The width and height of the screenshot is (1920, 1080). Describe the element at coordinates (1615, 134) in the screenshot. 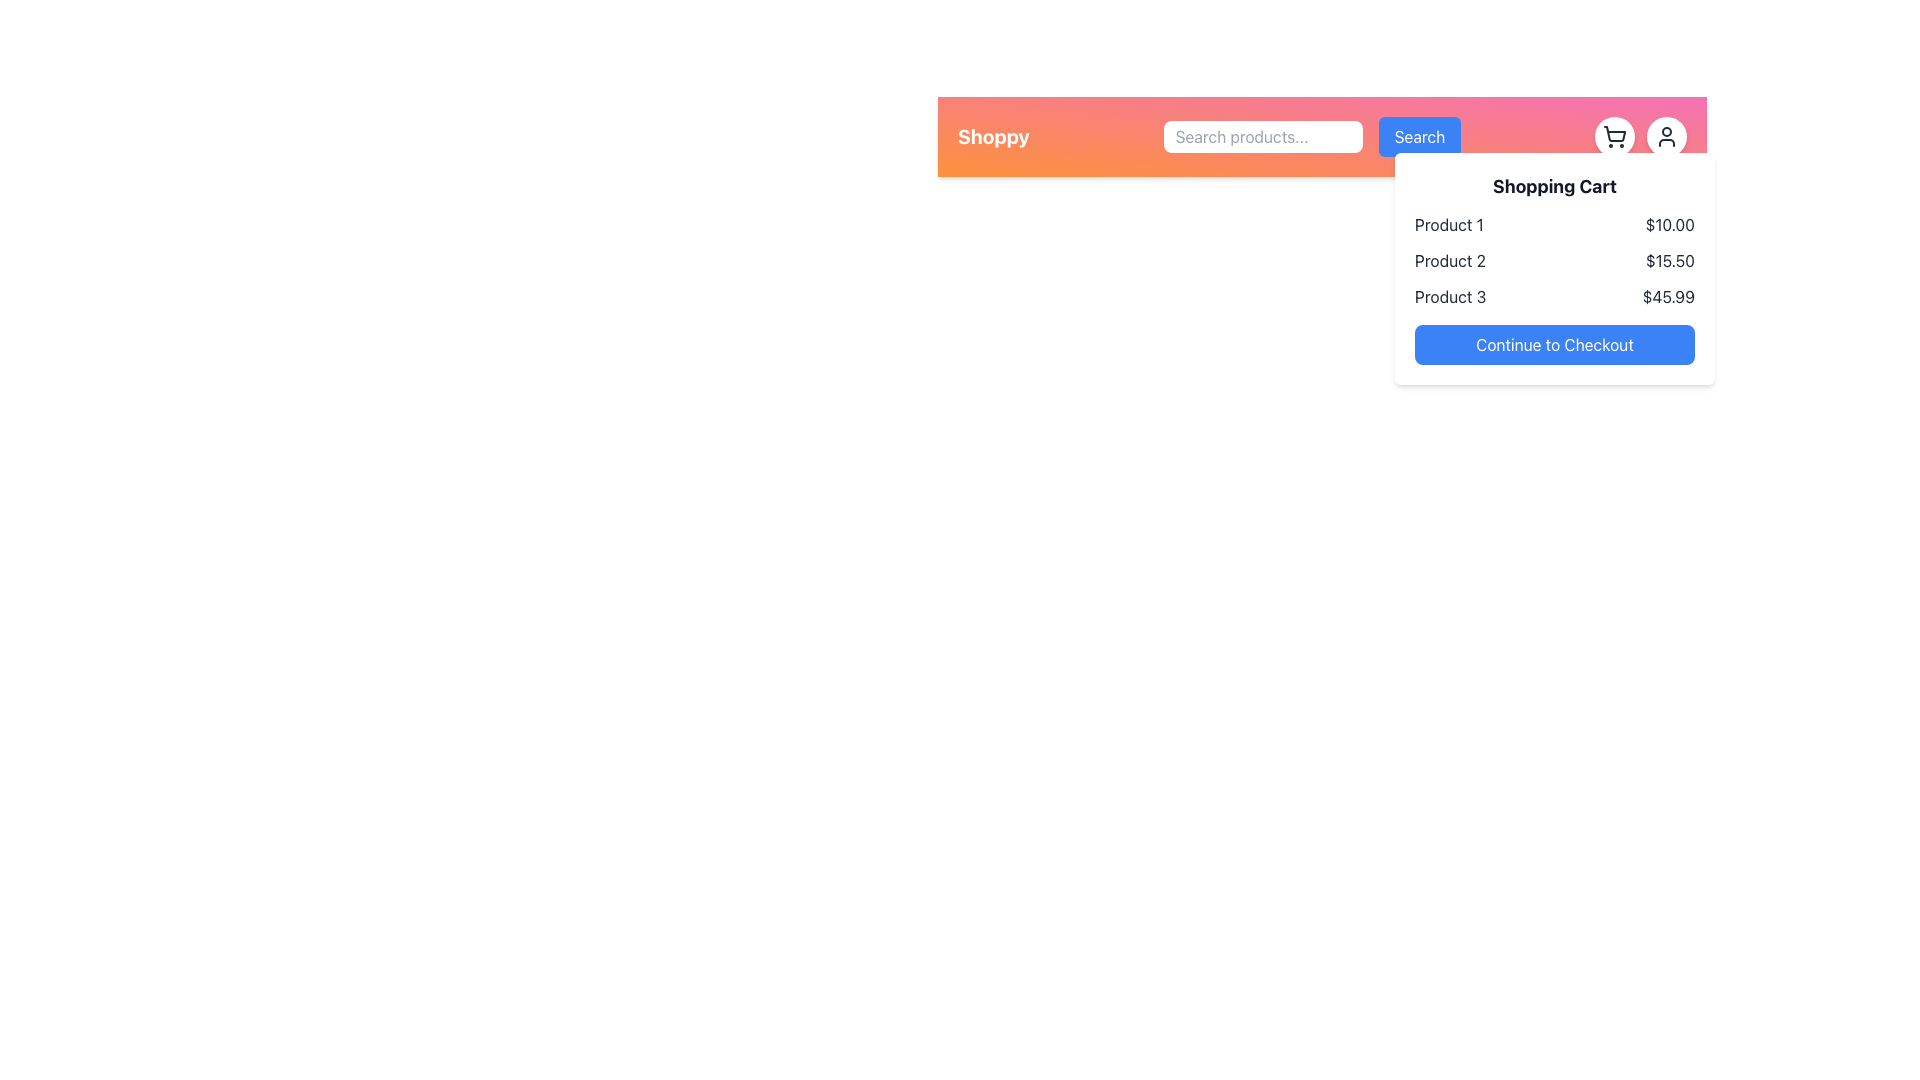

I see `the central part of the shopping cart icon located at the top-right of the layout` at that location.